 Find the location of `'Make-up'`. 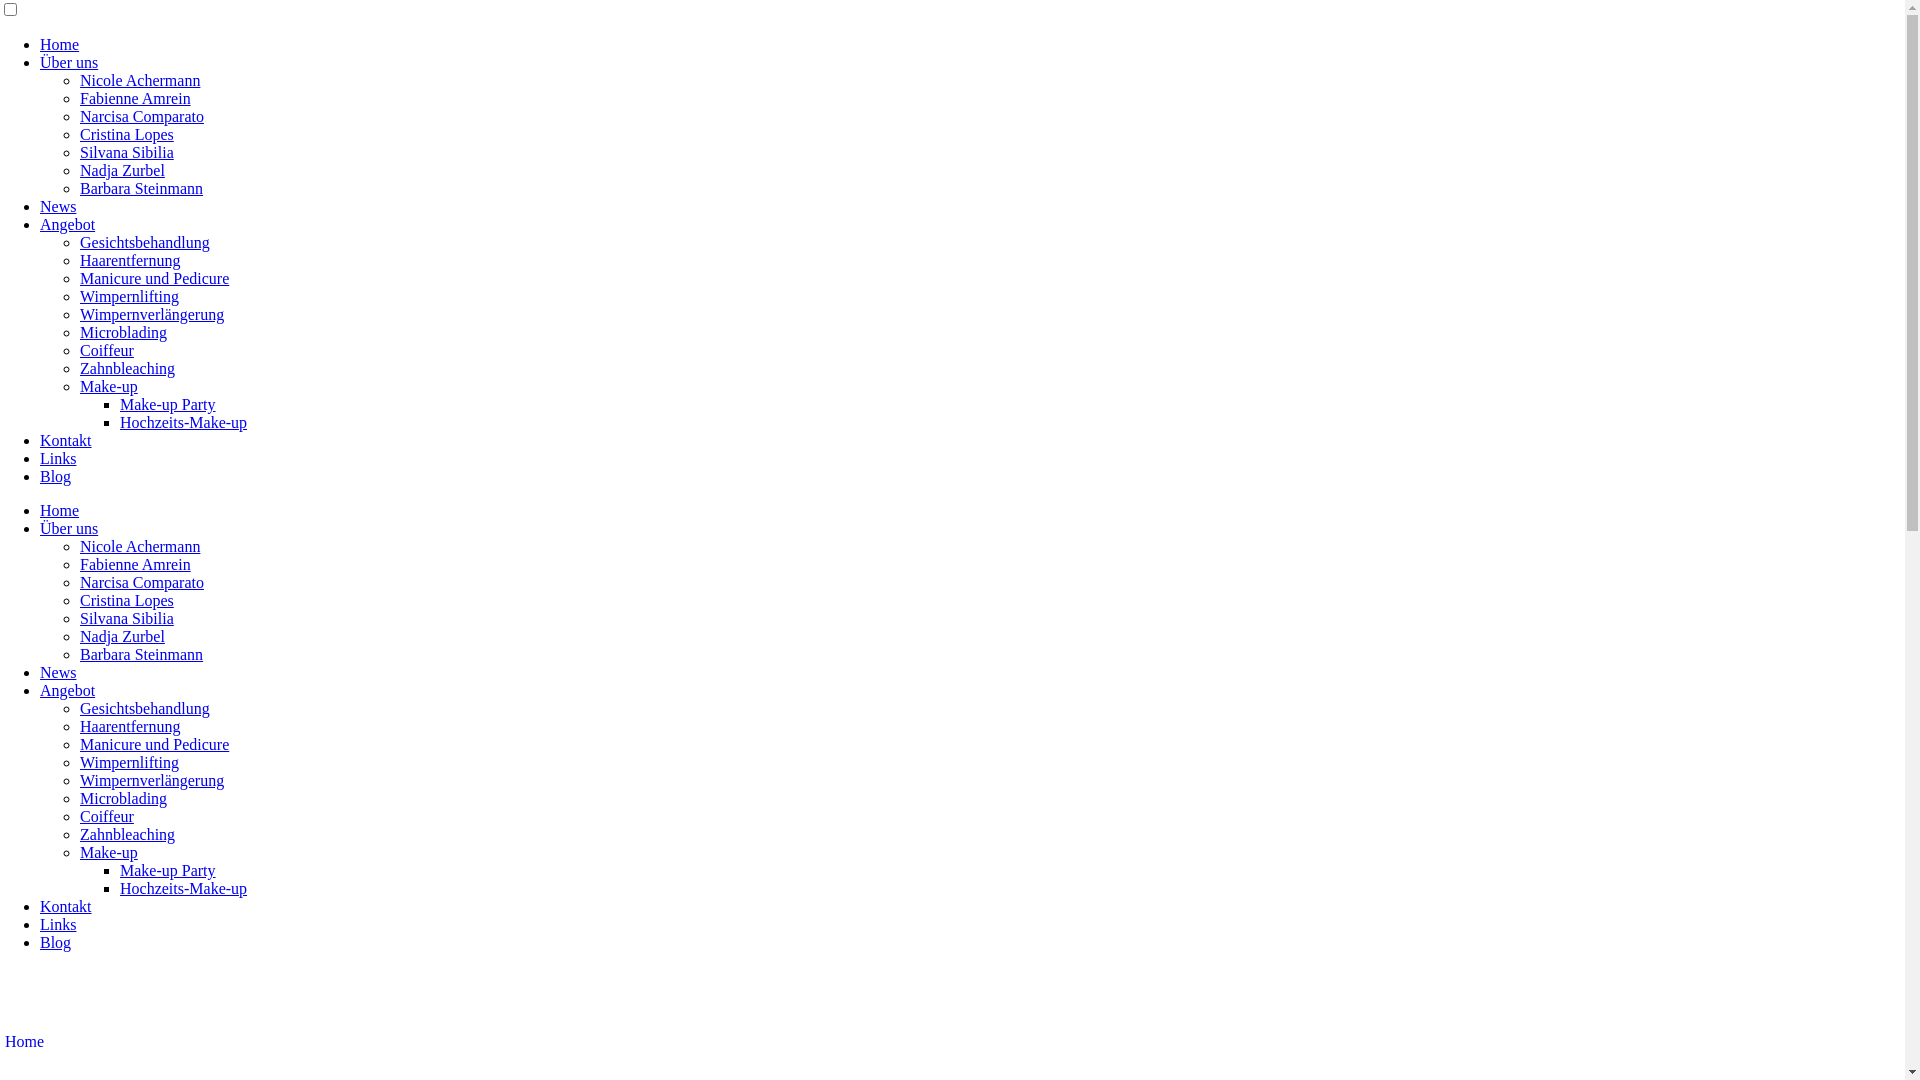

'Make-up' is located at coordinates (80, 386).